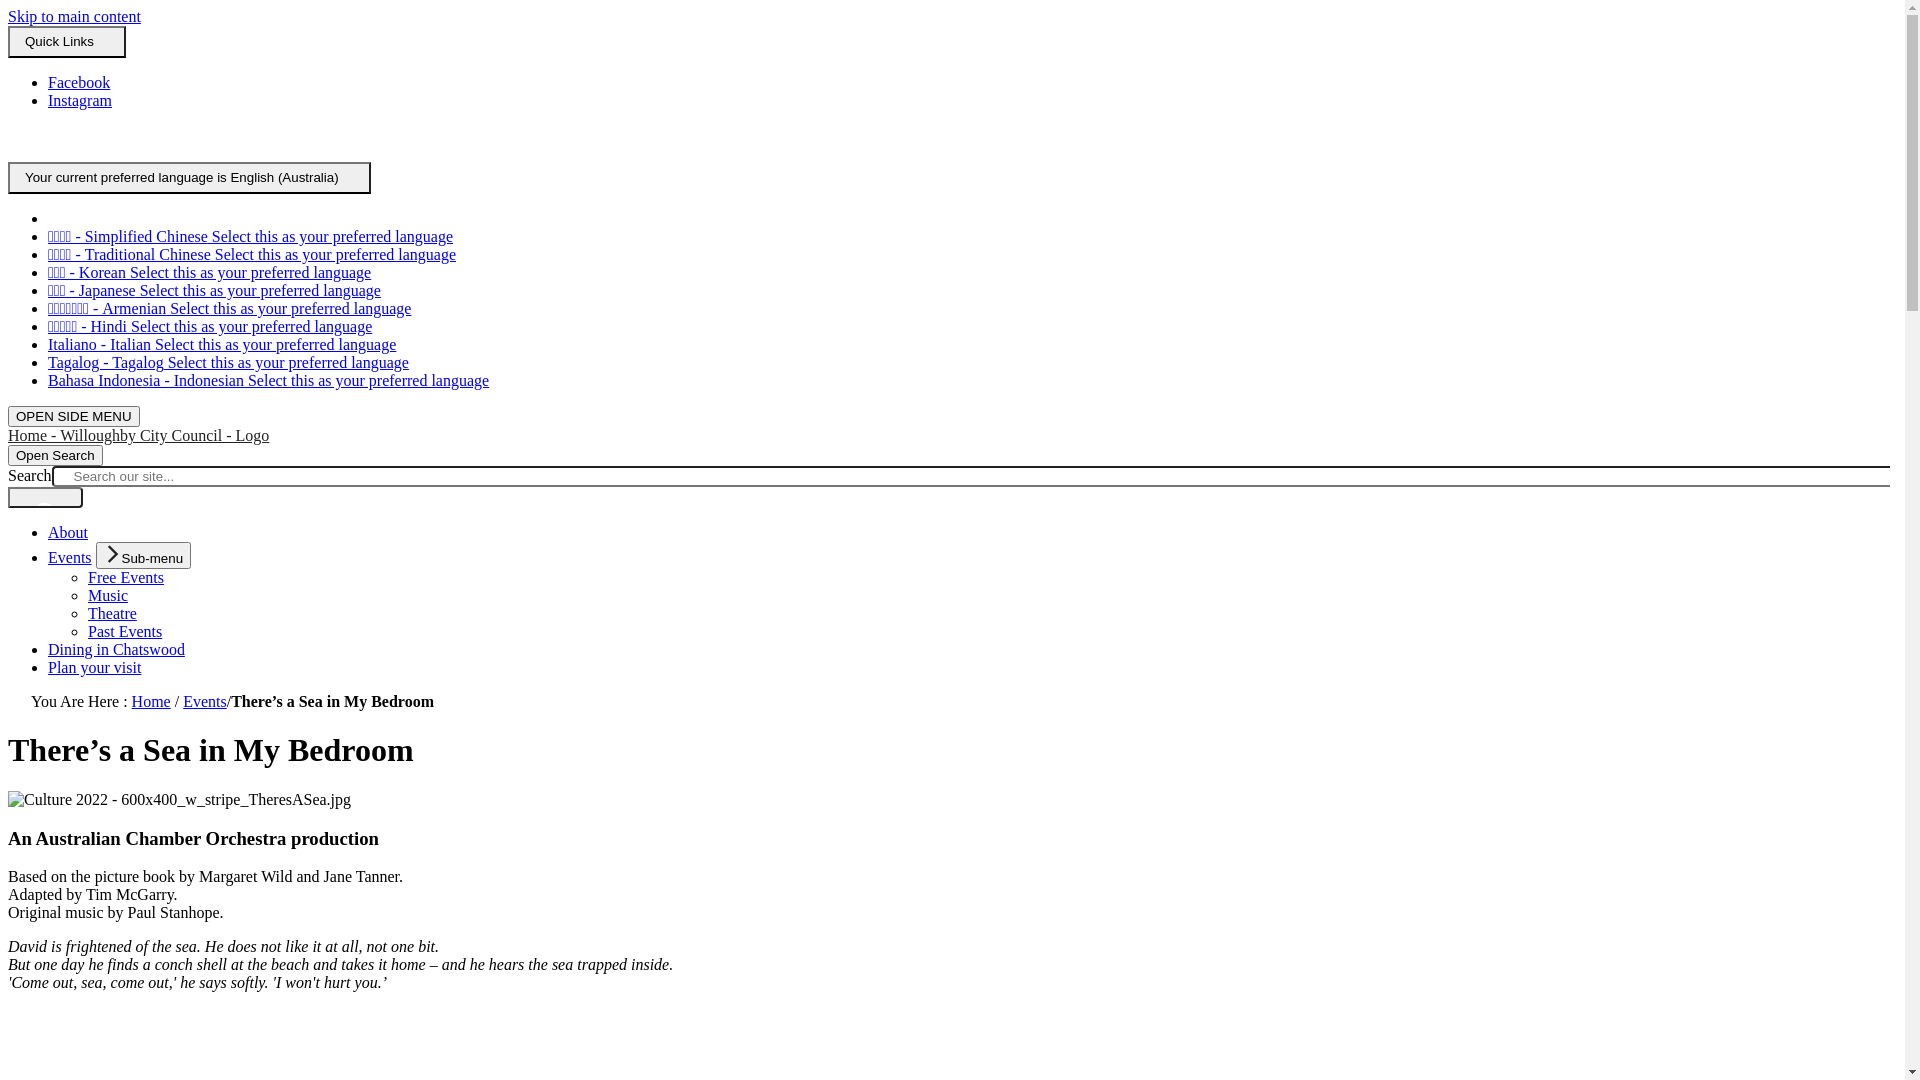  Describe the element at coordinates (74, 16) in the screenshot. I see `'Skip to main content'` at that location.